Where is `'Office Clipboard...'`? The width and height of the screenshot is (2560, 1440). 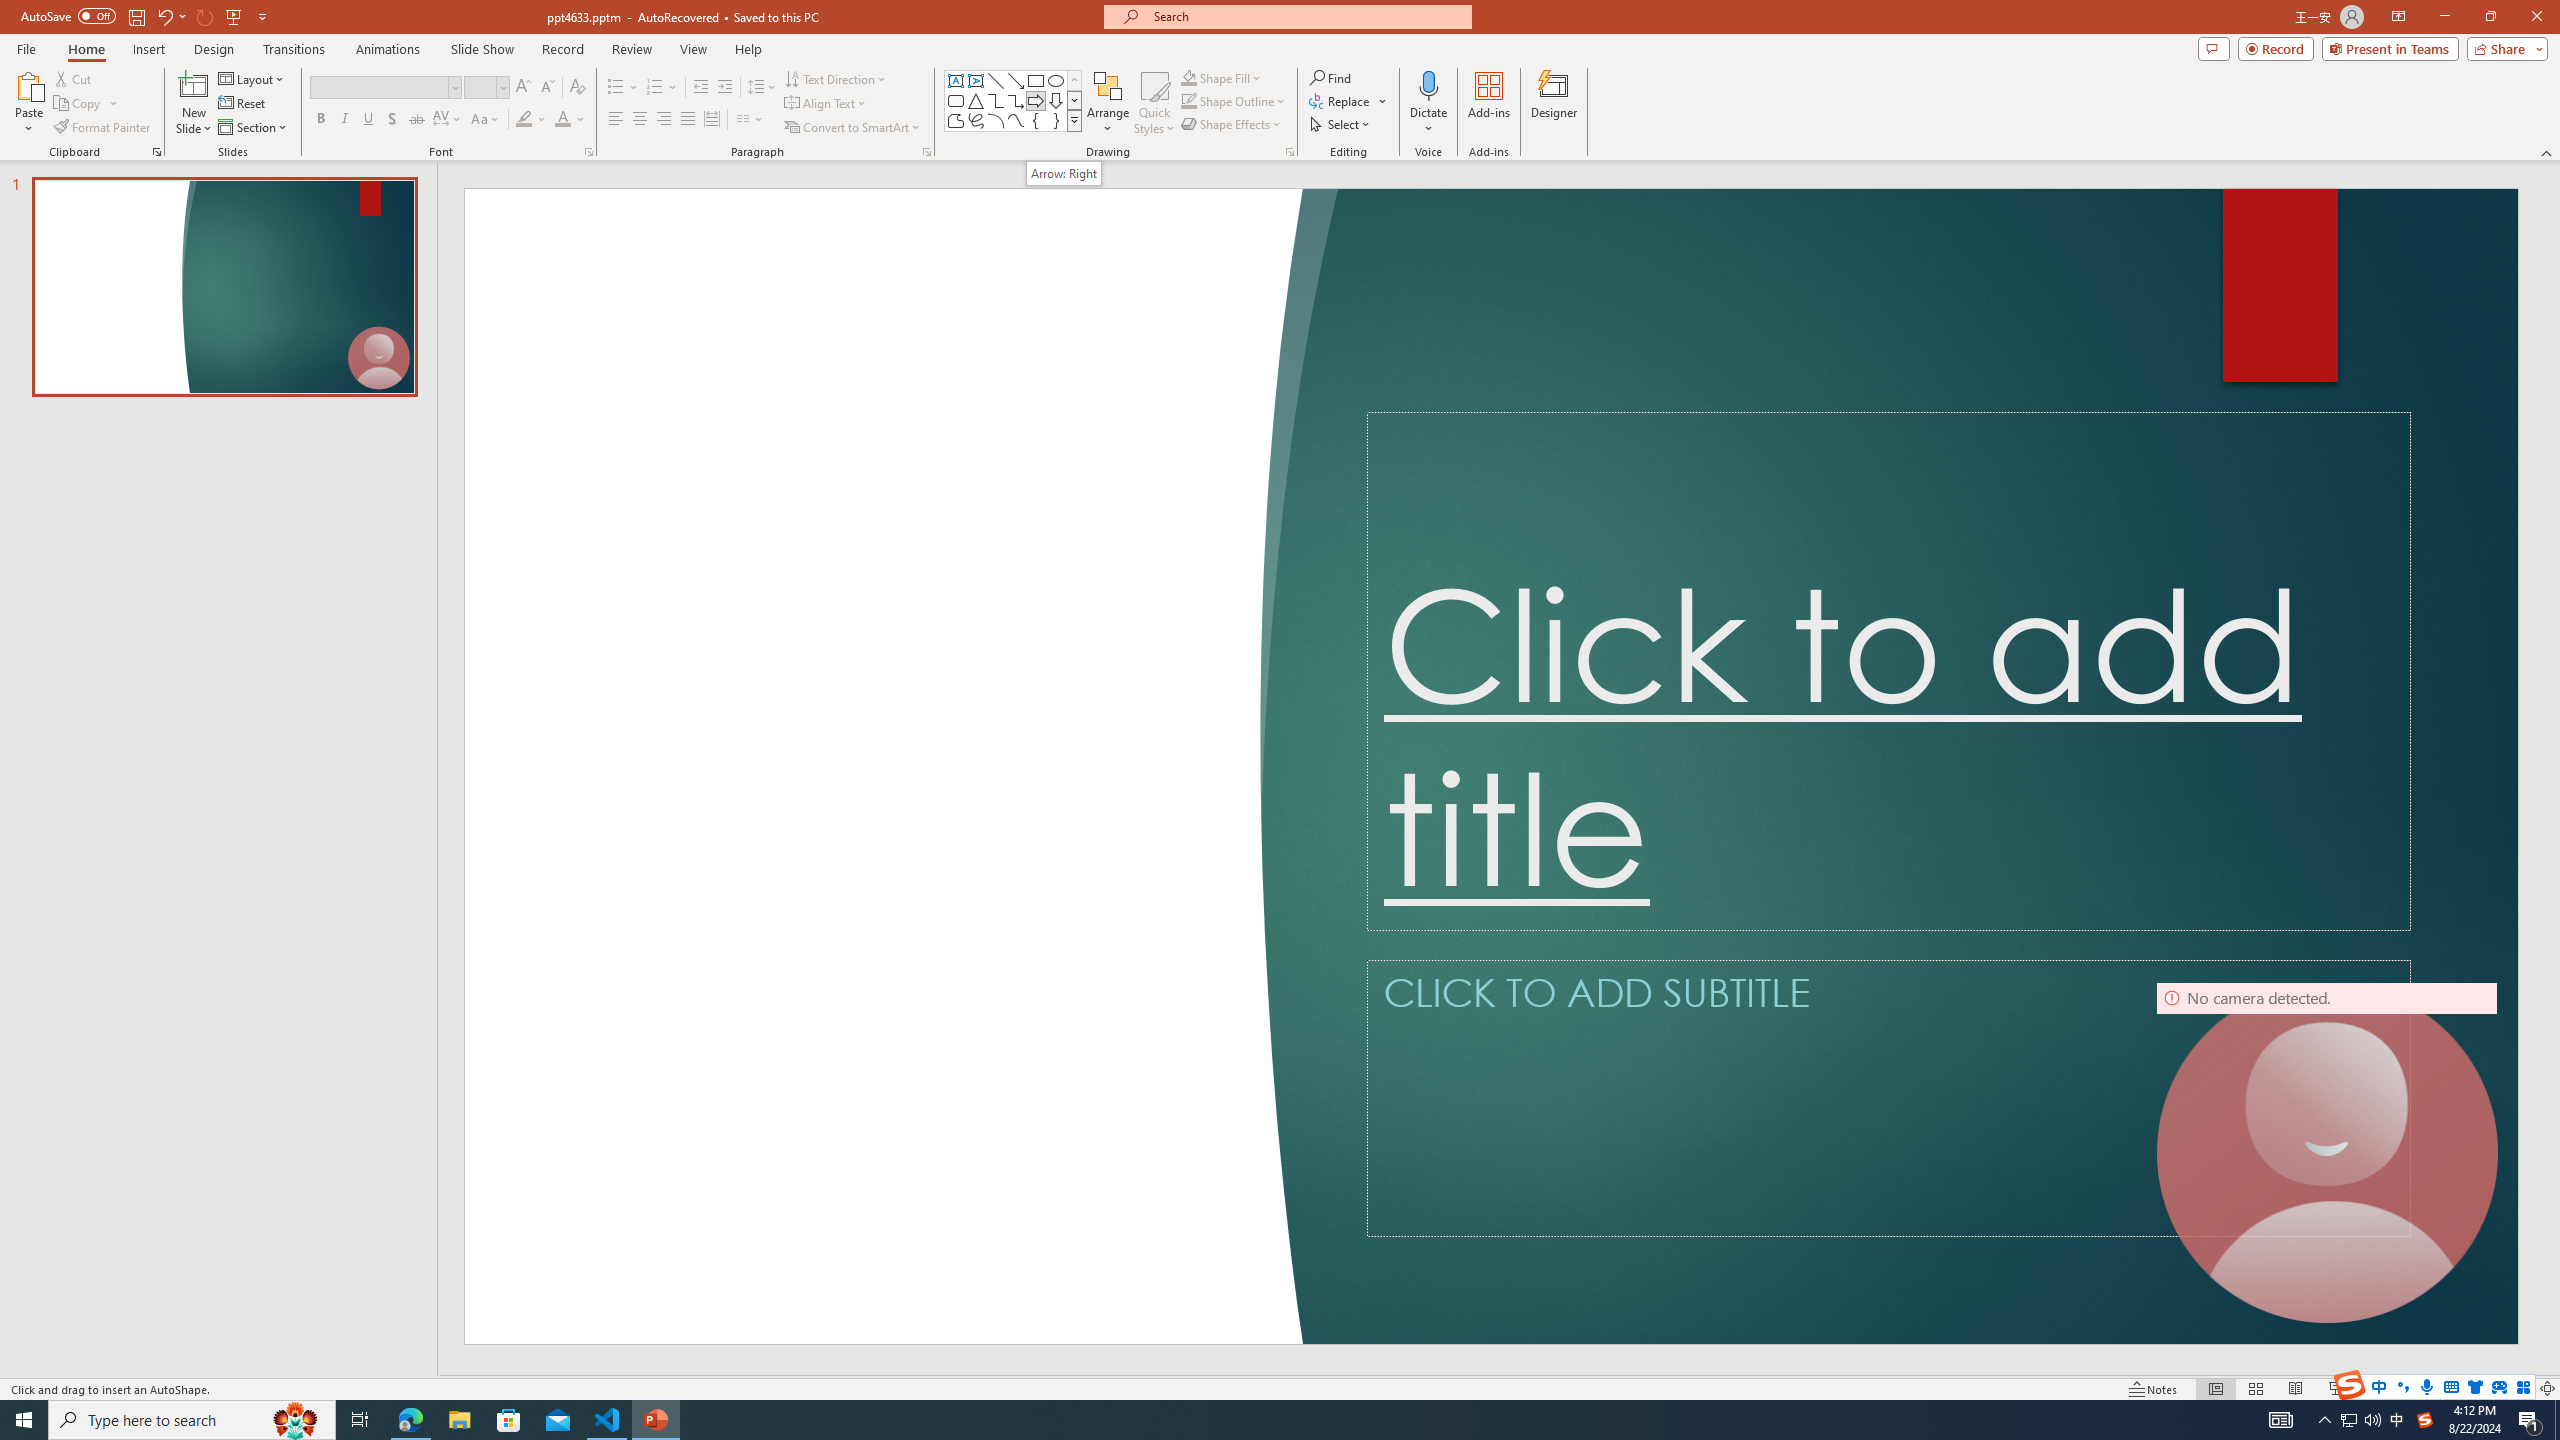
'Office Clipboard...' is located at coordinates (155, 150).